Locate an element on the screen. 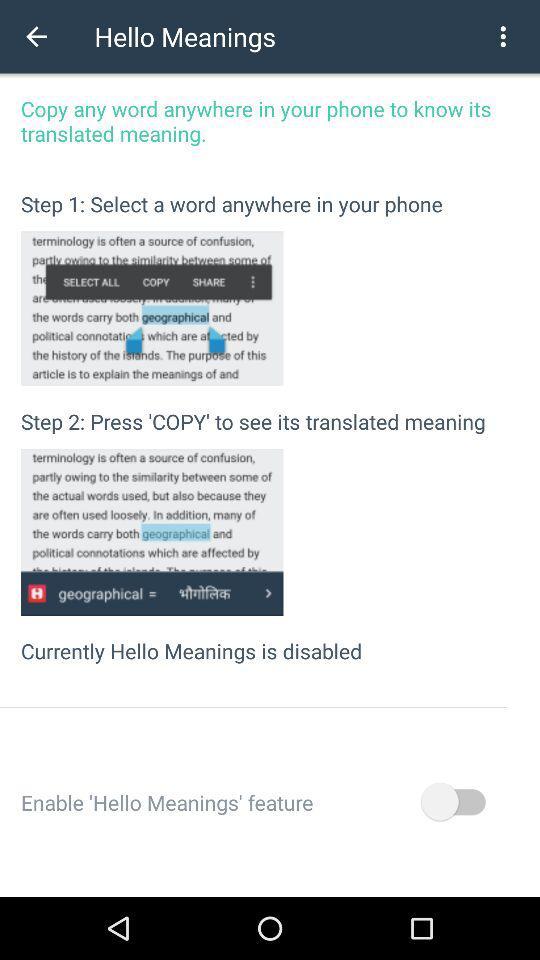  icon at the bottom right corner is located at coordinates (452, 802).